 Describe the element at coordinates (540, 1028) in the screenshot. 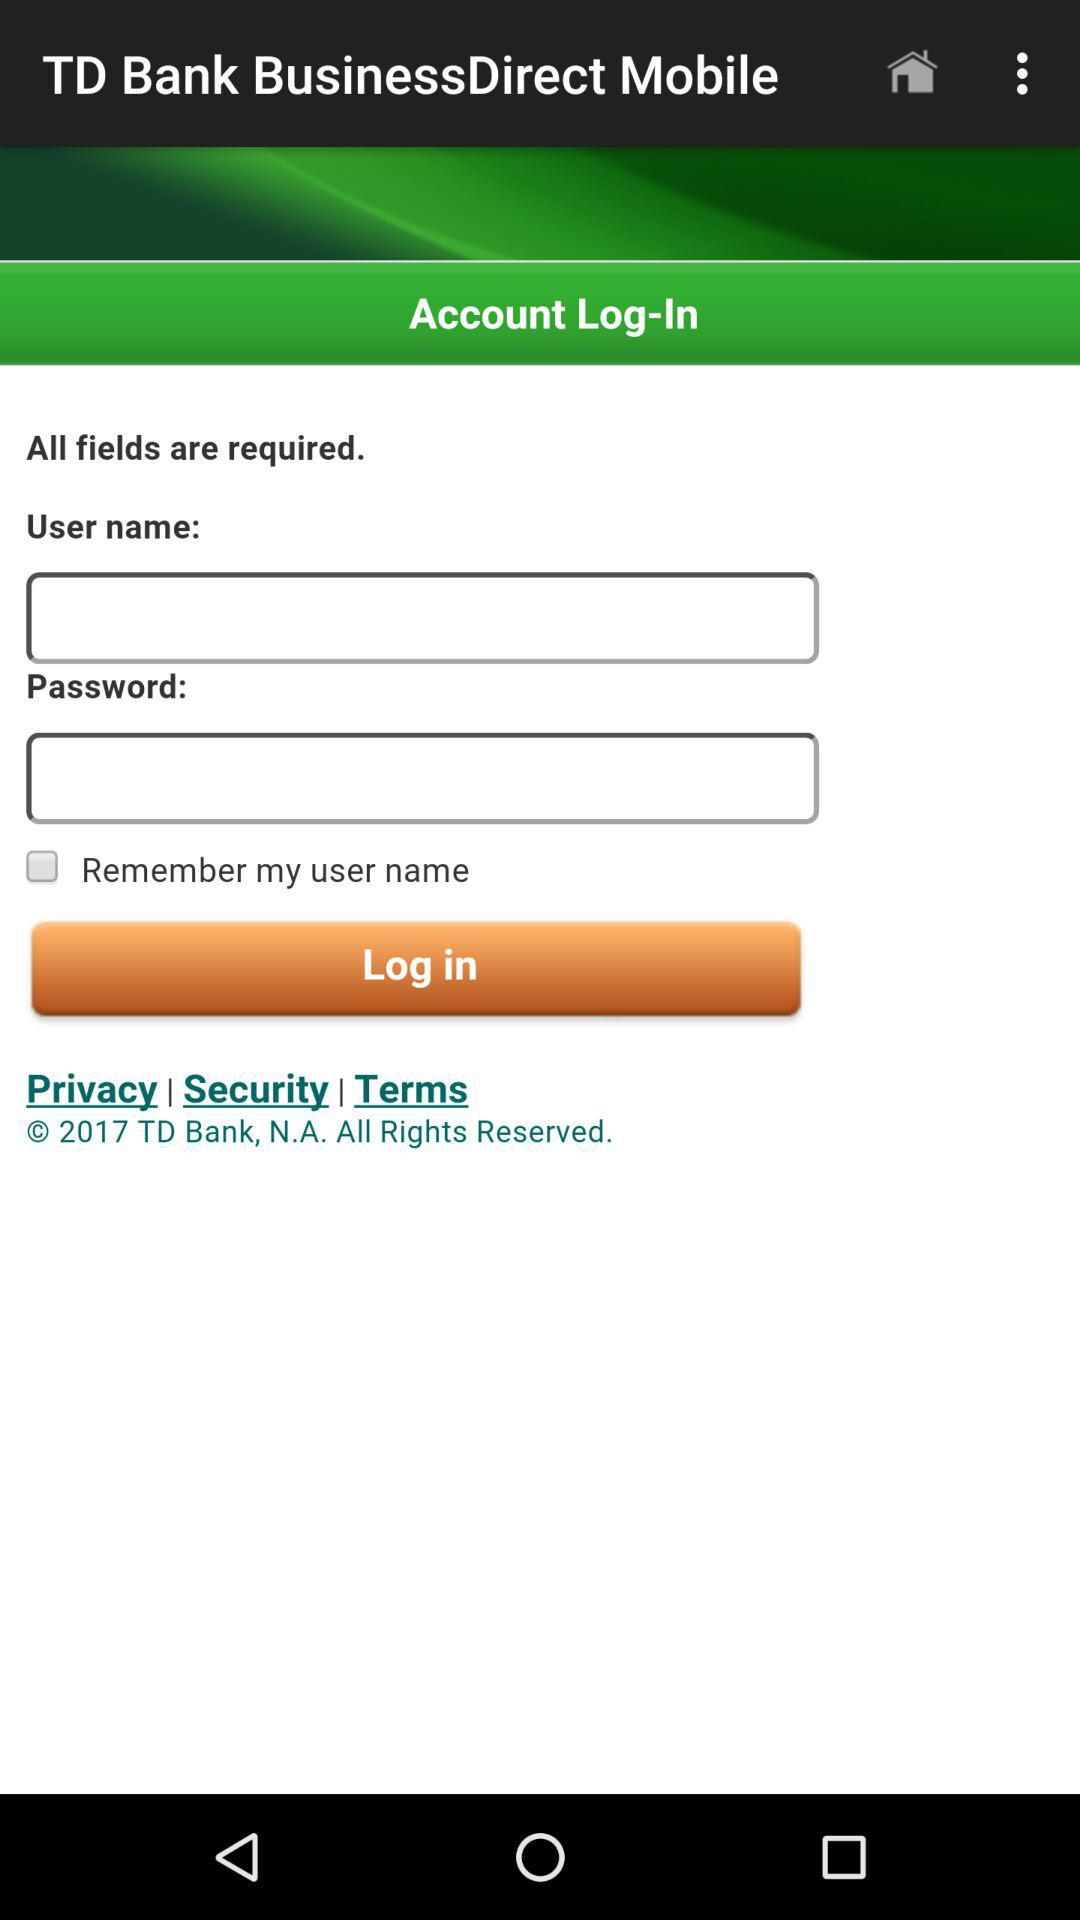

I see `seeing in the paragraph` at that location.